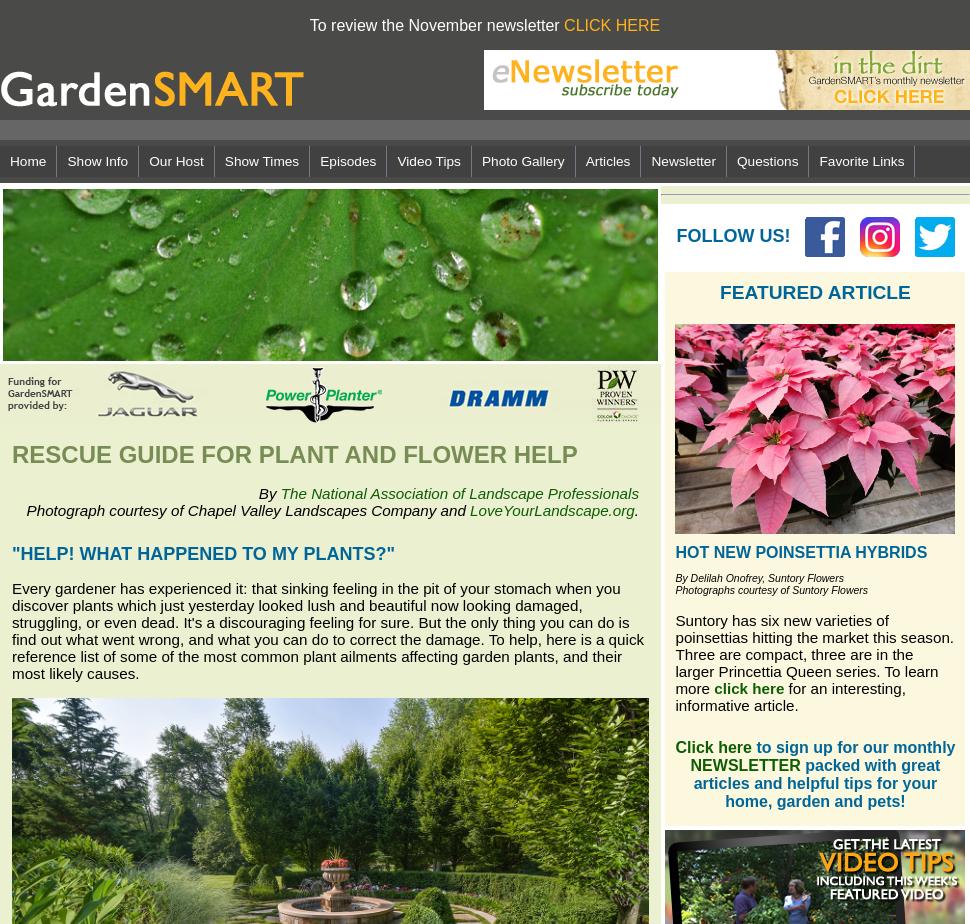 The image size is (970, 924). Describe the element at coordinates (789, 695) in the screenshot. I see `'for an interesting, informative article.'` at that location.